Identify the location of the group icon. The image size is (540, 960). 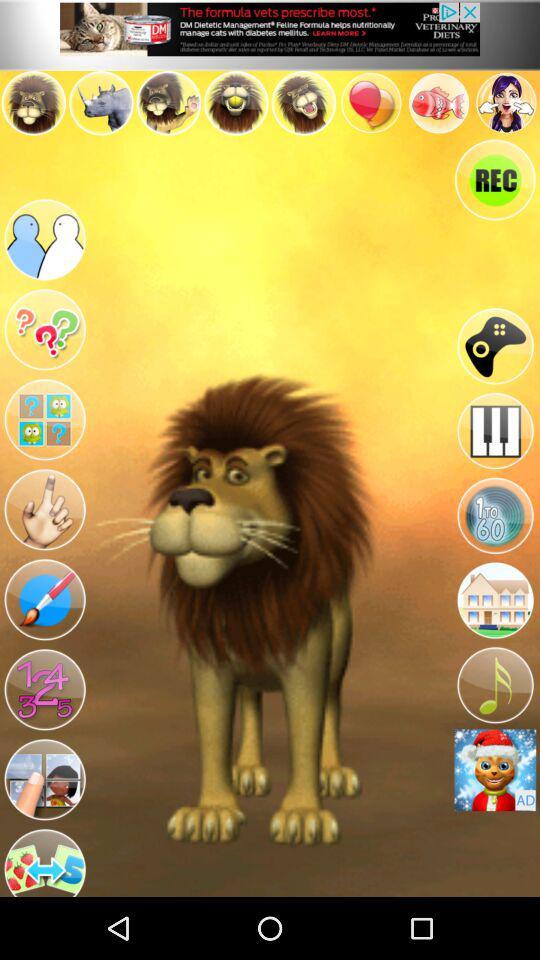
(44, 255).